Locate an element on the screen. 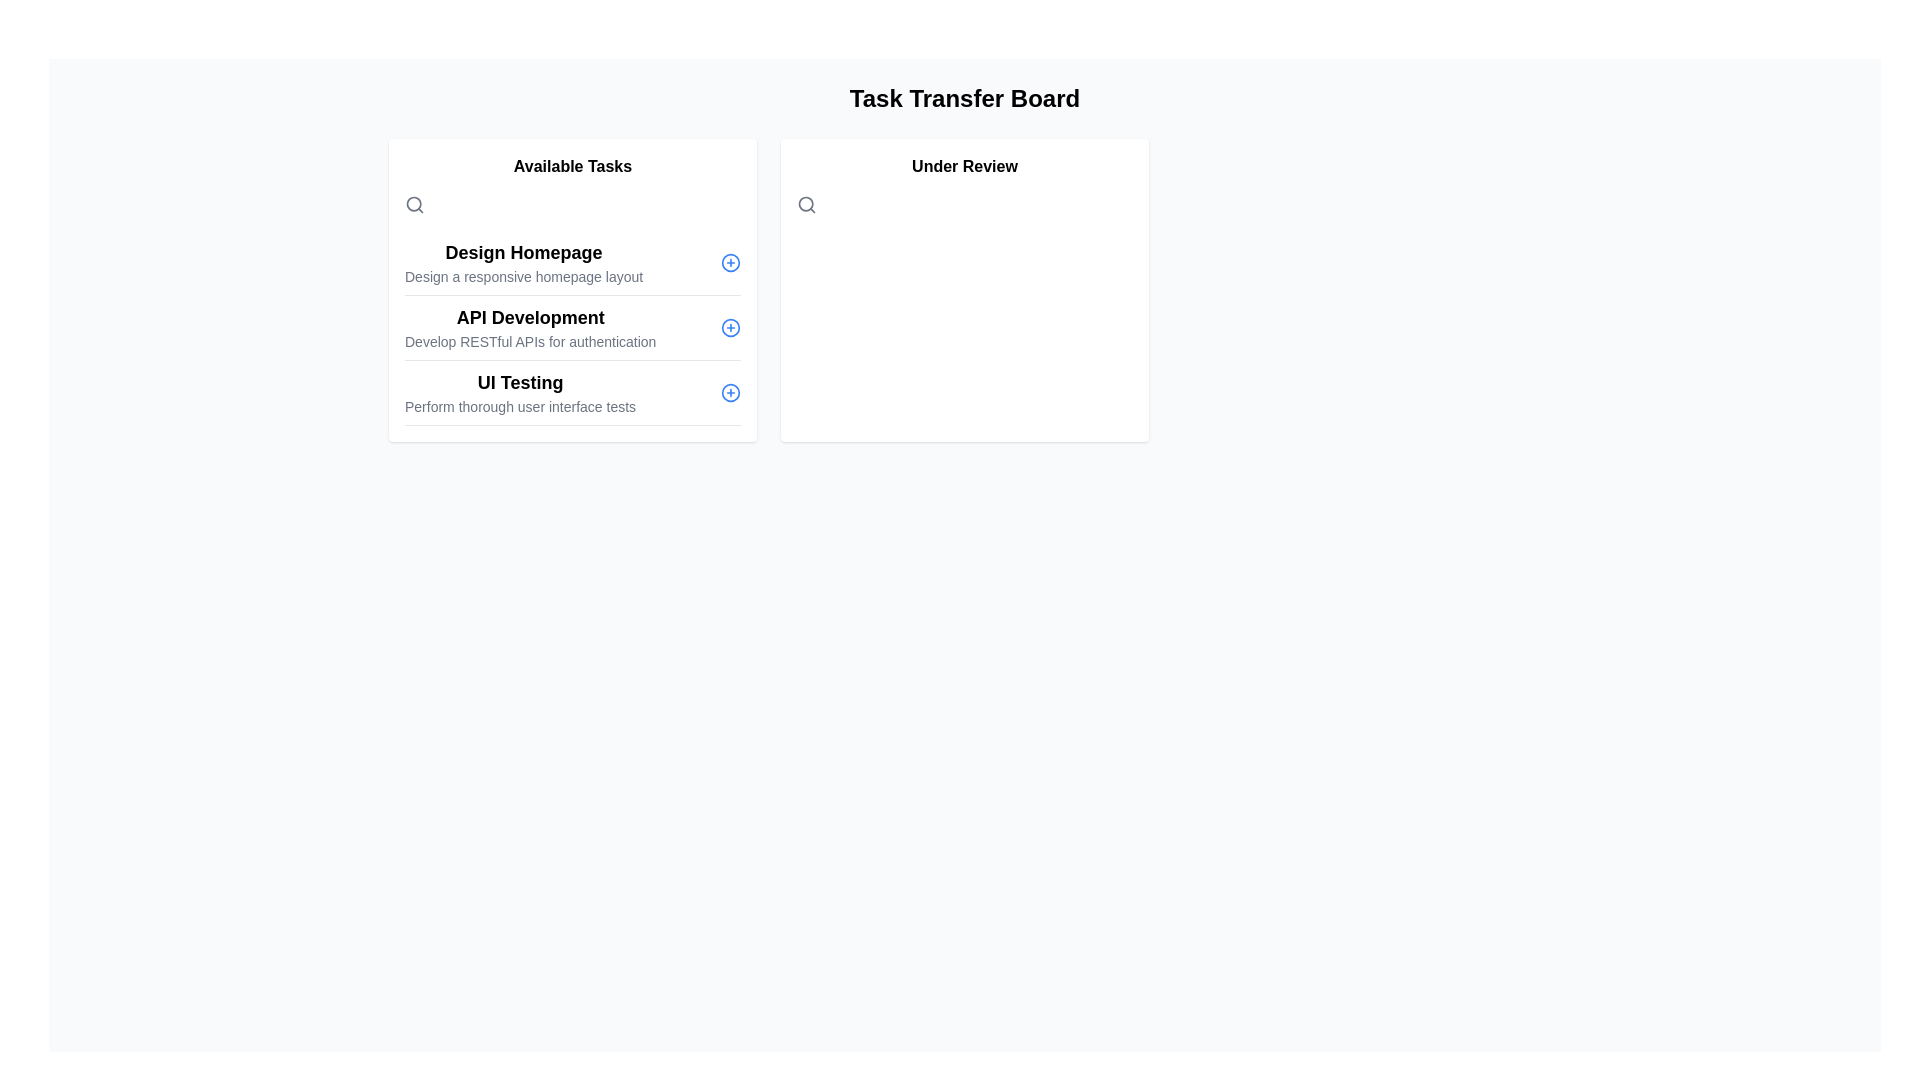 The image size is (1920, 1080). the Text display block titled 'API Development', which contains the description 'Develop RESTful APIs for authentication', located in the 'Available Tasks' panel is located at coordinates (530, 326).